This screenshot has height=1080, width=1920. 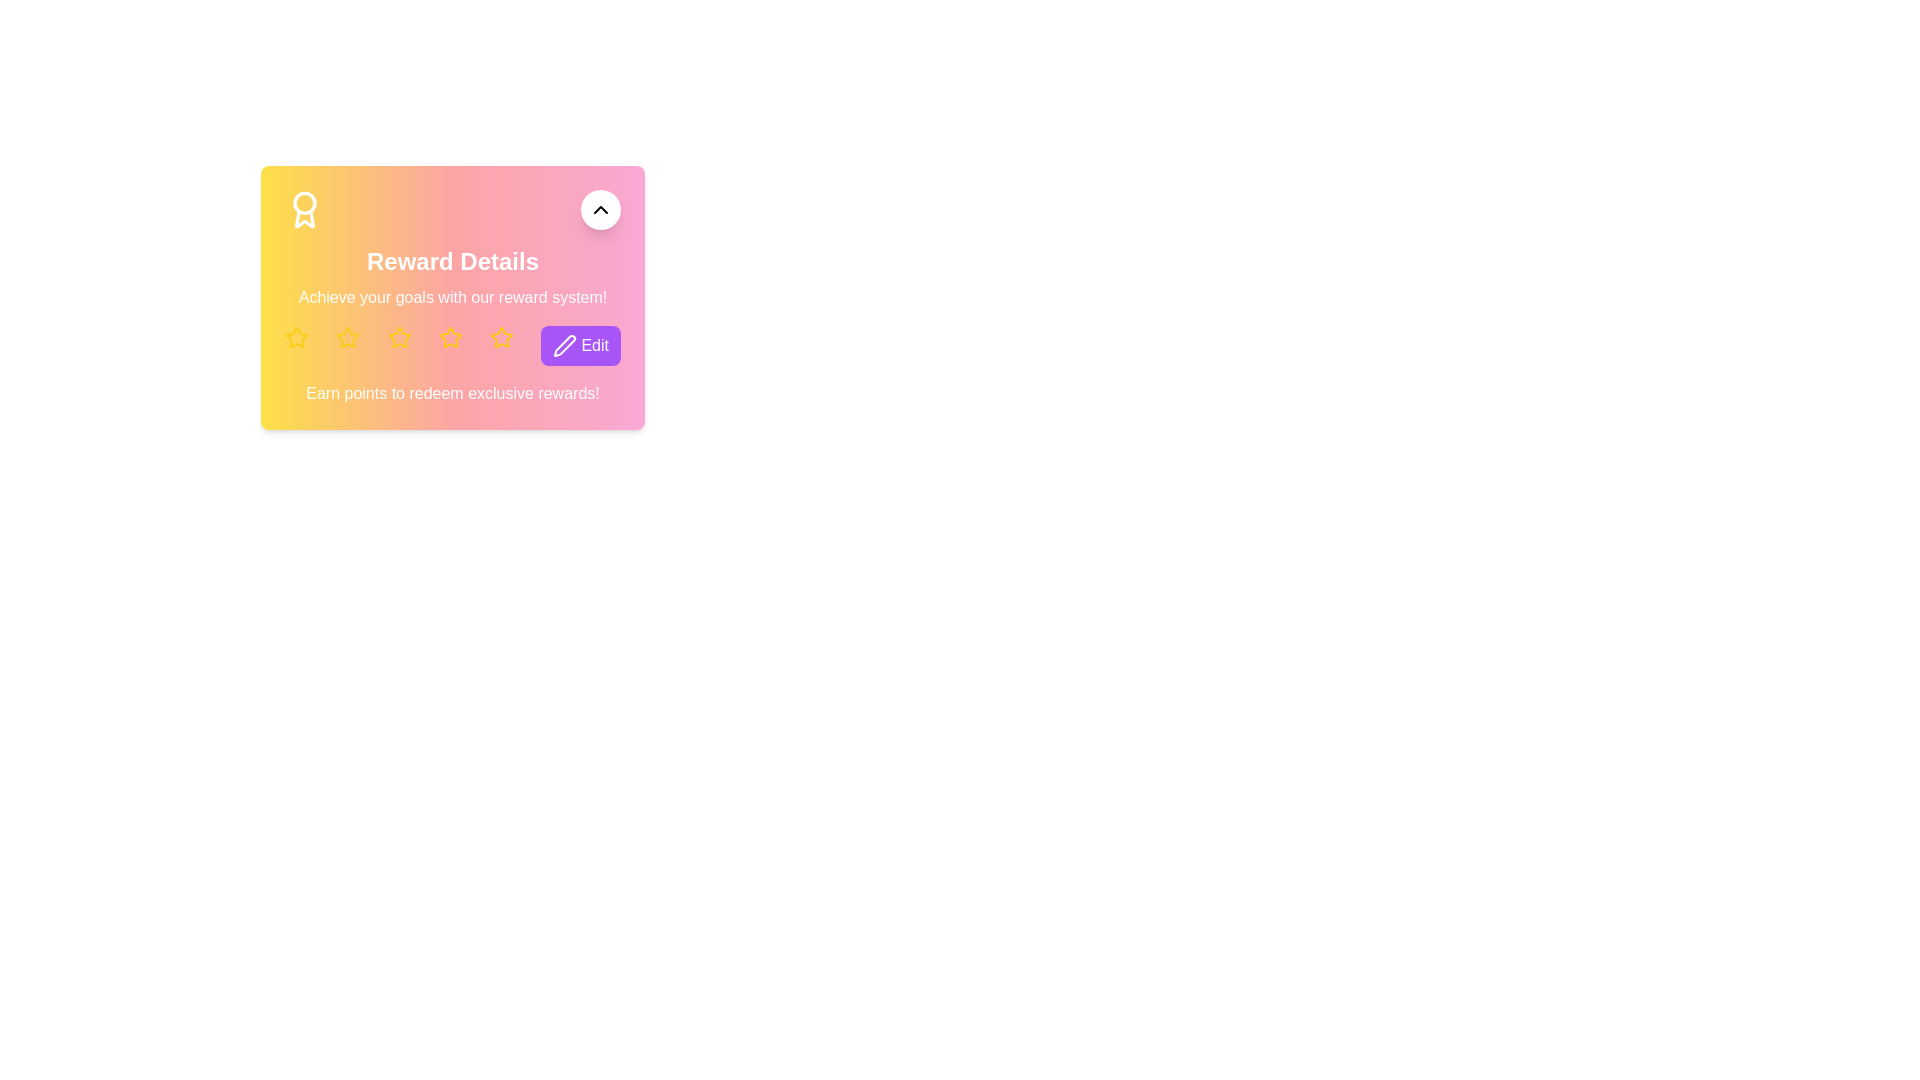 I want to click on the second yellow star icon, so click(x=348, y=336).